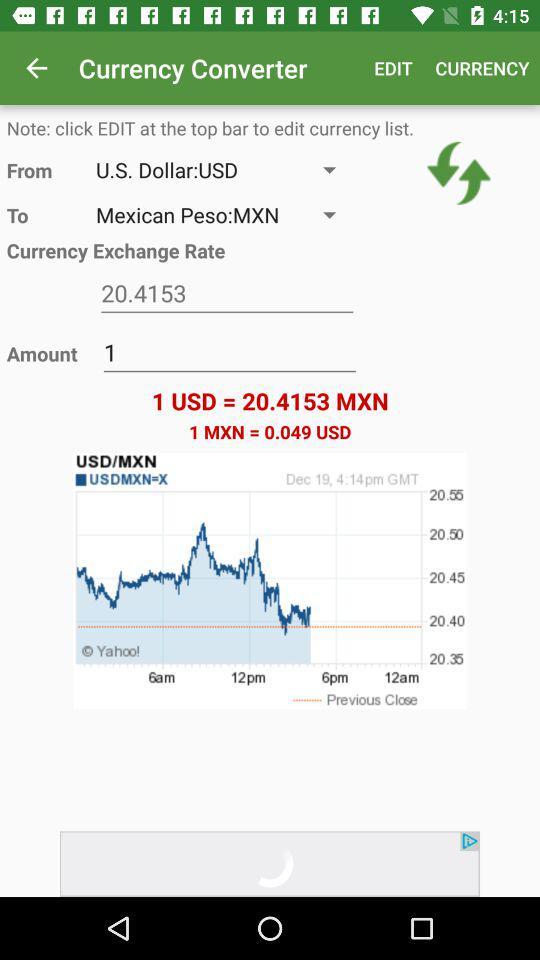 The width and height of the screenshot is (540, 960). Describe the element at coordinates (36, 68) in the screenshot. I see `the item next to currency converter` at that location.